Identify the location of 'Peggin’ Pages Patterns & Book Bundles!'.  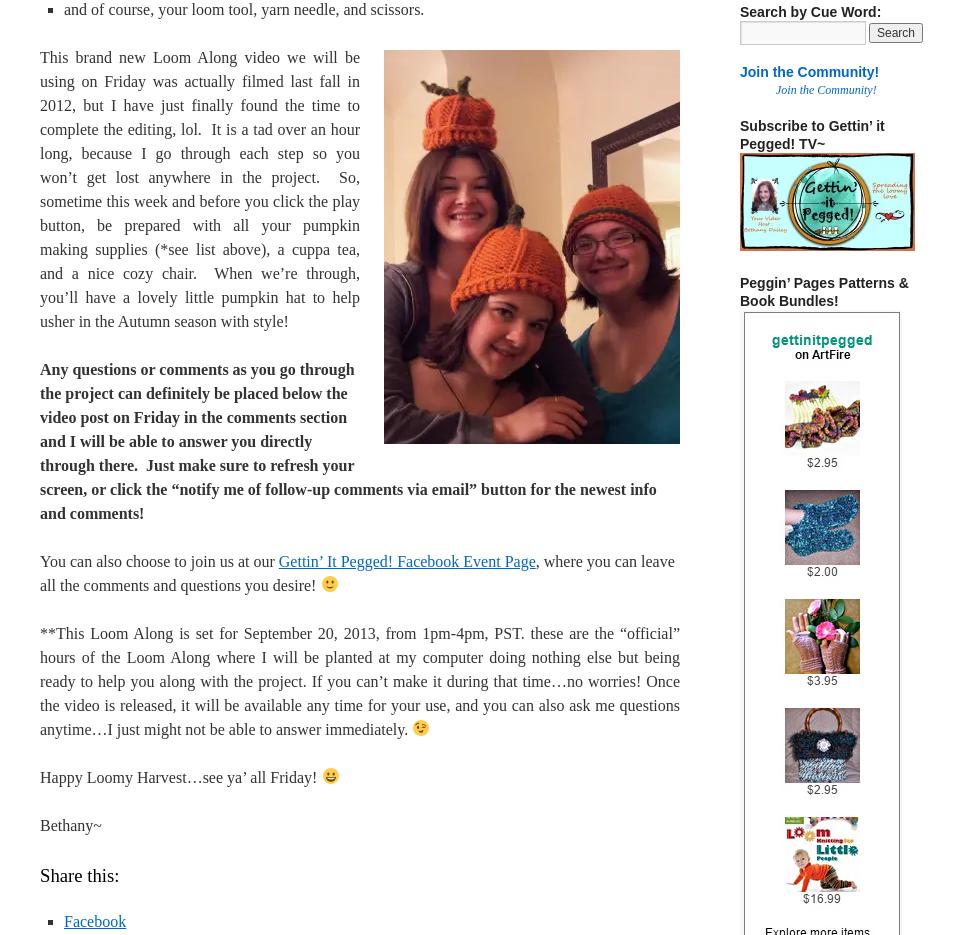
(739, 291).